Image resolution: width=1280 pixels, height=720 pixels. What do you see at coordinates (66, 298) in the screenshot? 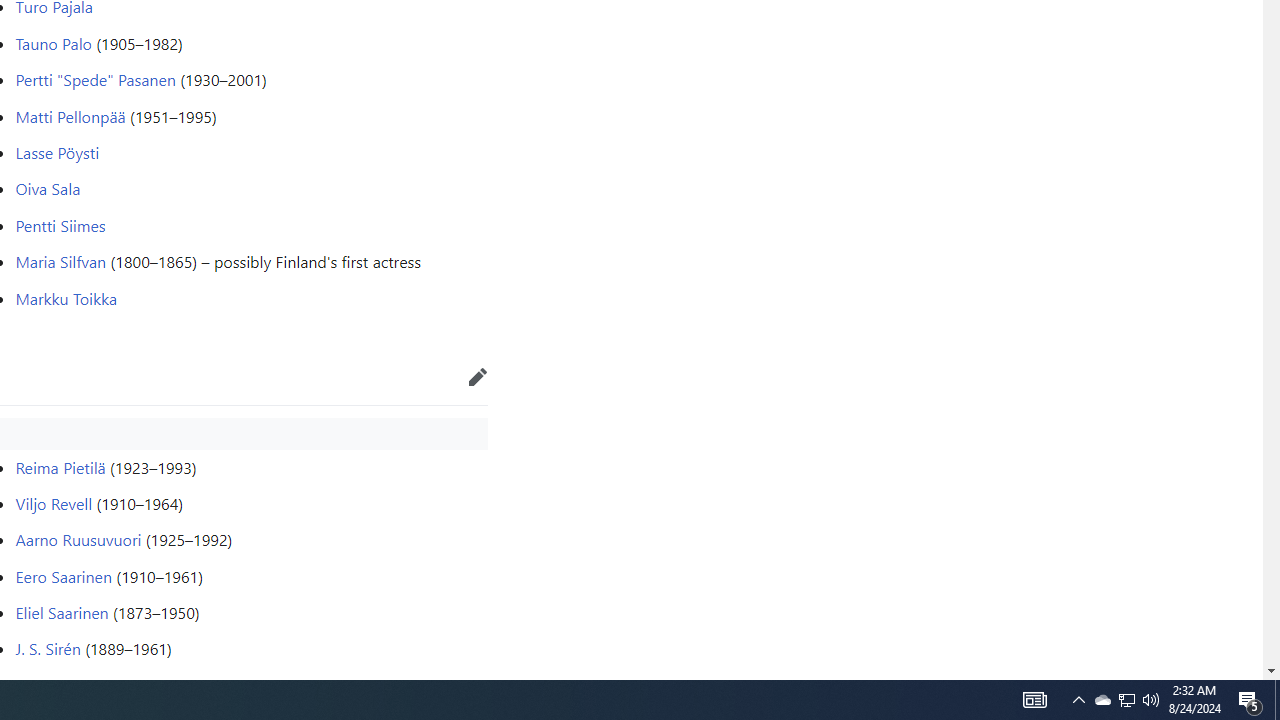
I see `'Markku Toikka'` at bounding box center [66, 298].